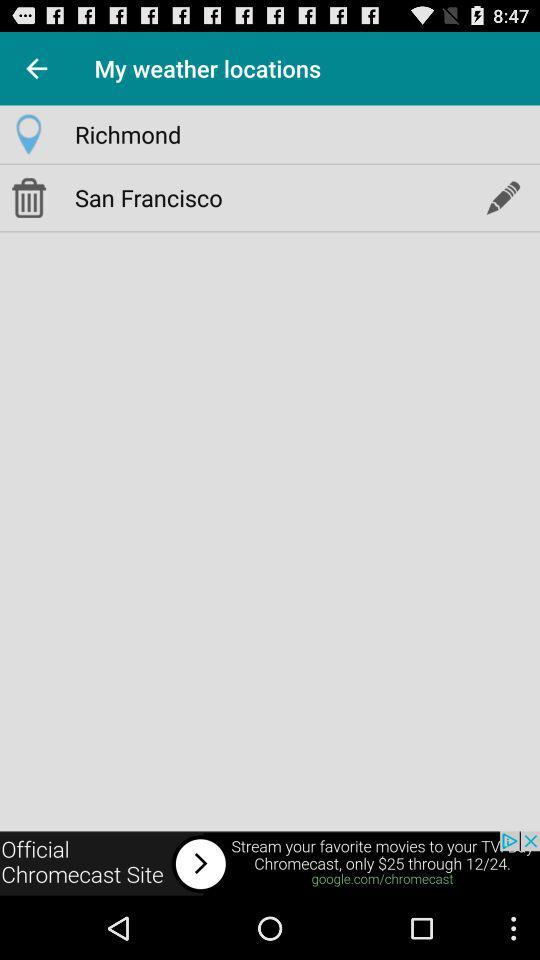 The width and height of the screenshot is (540, 960). I want to click on edit location, so click(501, 197).